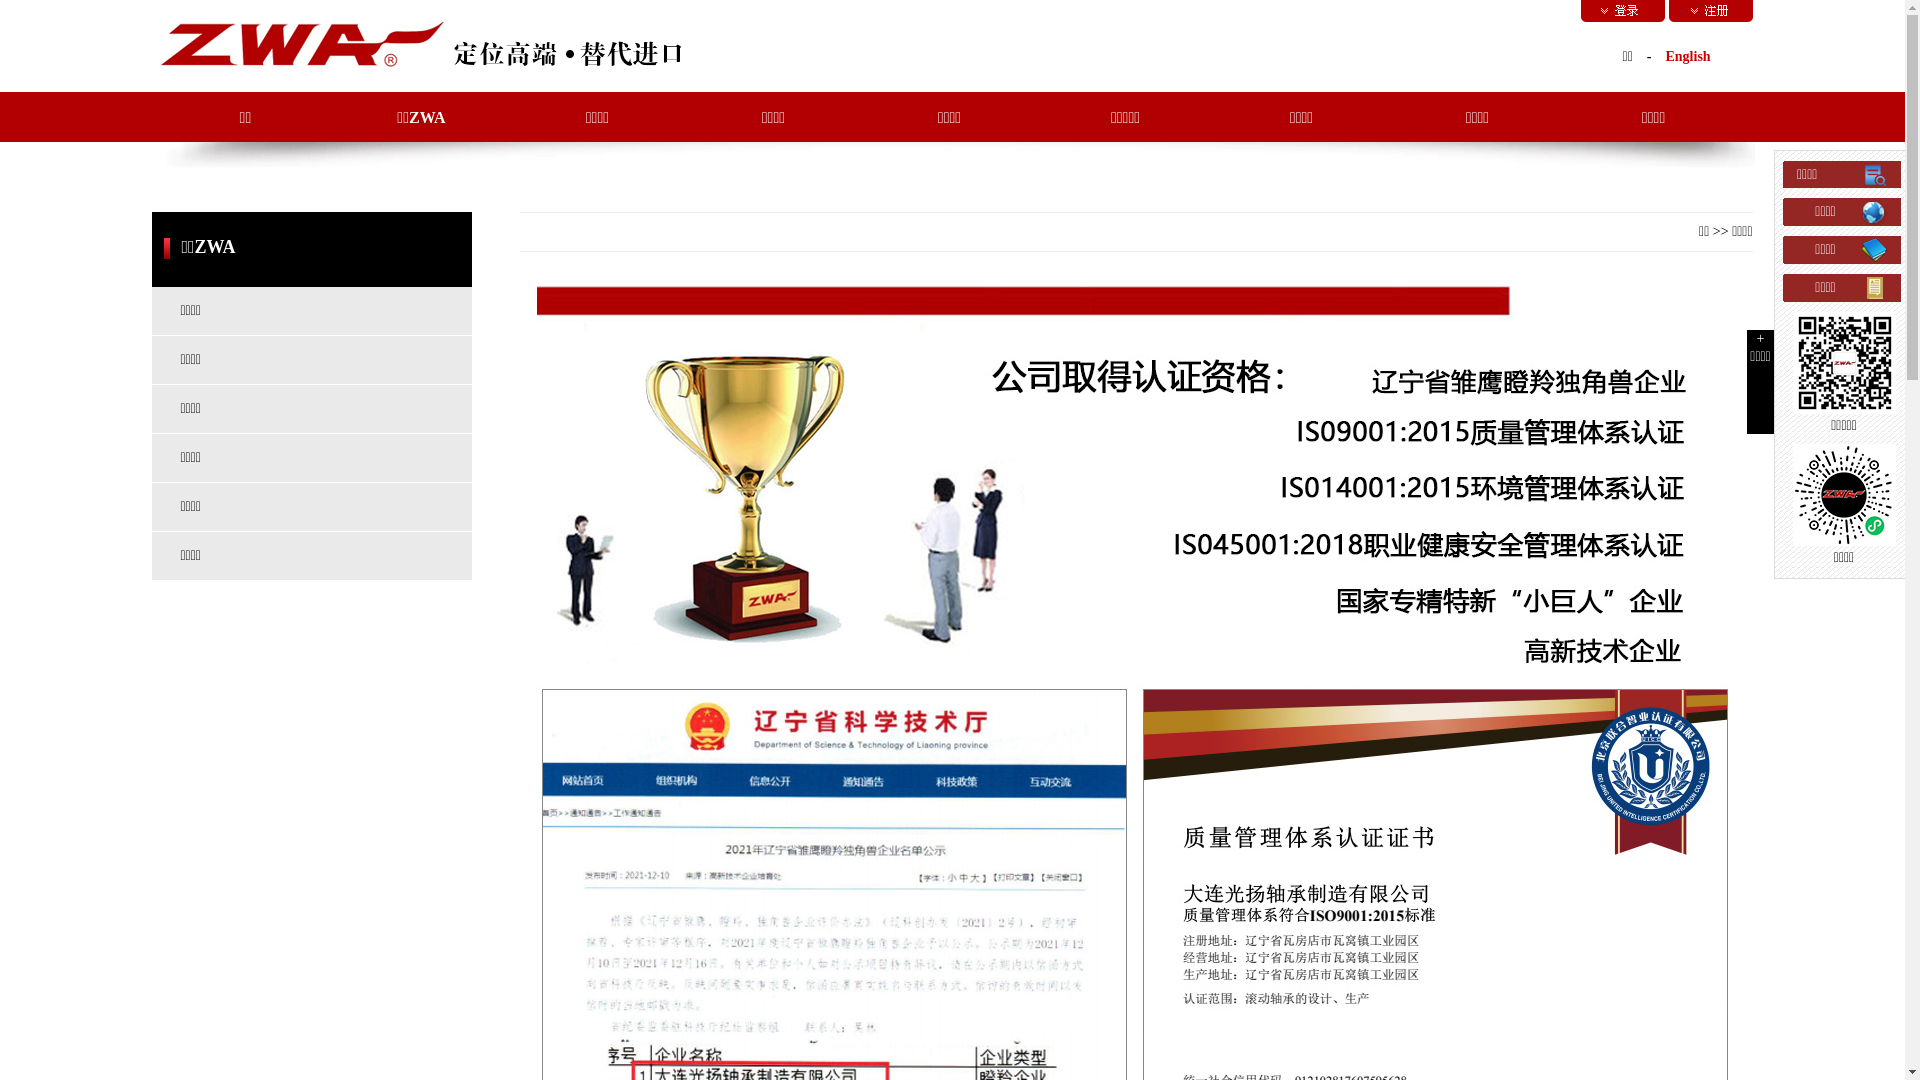 The image size is (1920, 1080). I want to click on 'English', so click(1687, 55).